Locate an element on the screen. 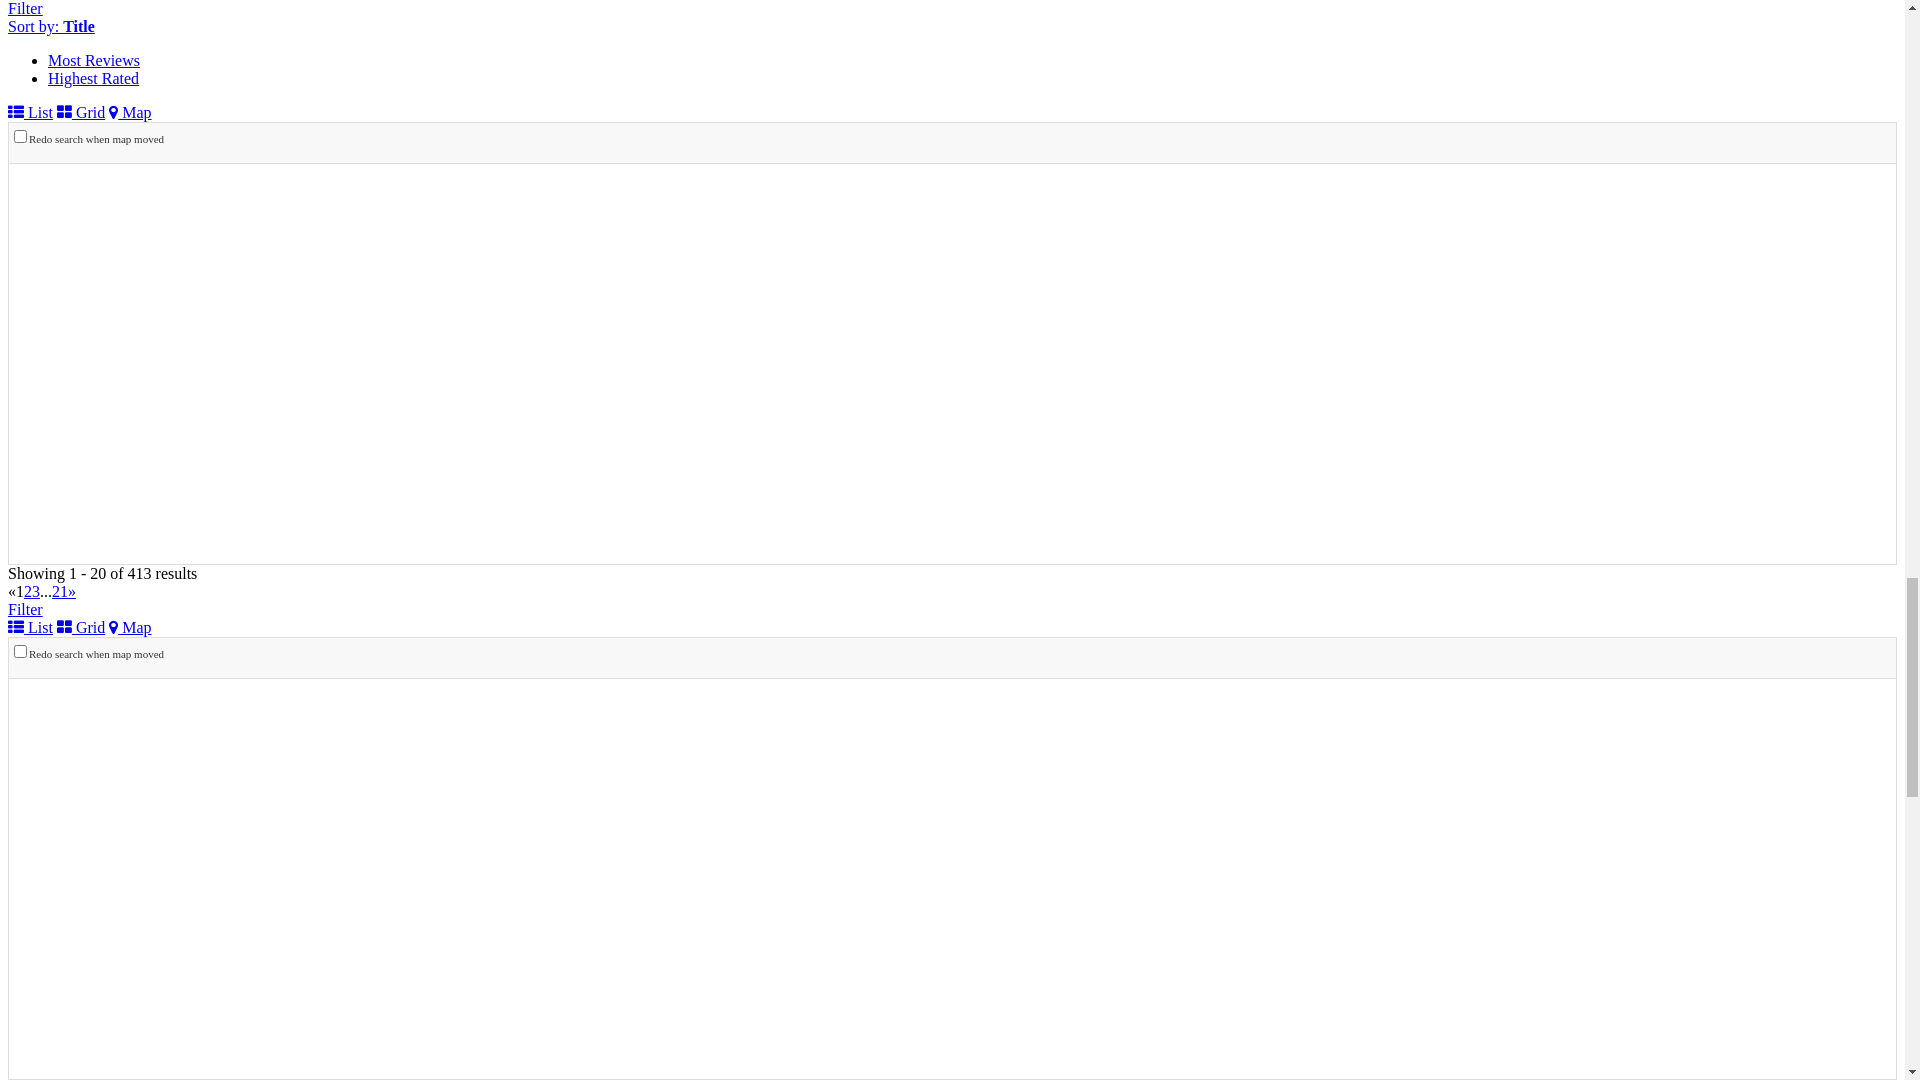 This screenshot has height=1080, width=1920. 'Cart (0)' is located at coordinates (33, 51).